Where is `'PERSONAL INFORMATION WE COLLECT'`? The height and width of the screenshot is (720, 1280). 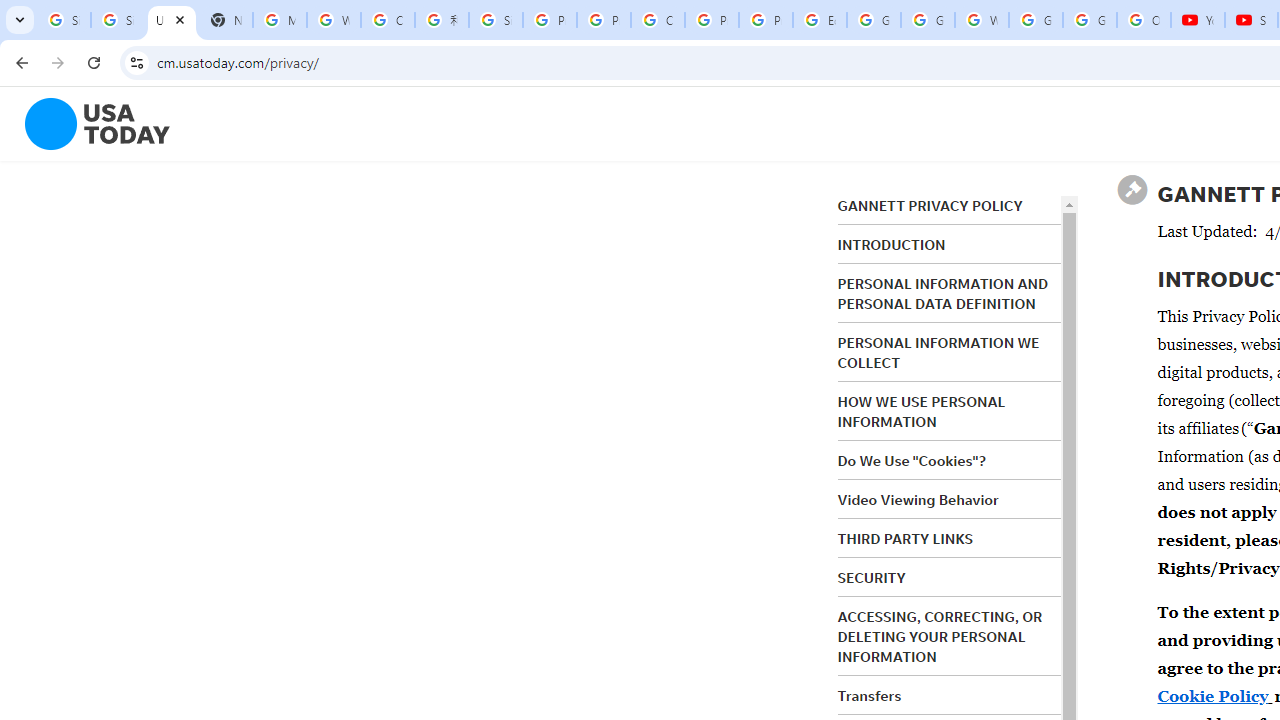
'PERSONAL INFORMATION WE COLLECT' is located at coordinates (937, 352).